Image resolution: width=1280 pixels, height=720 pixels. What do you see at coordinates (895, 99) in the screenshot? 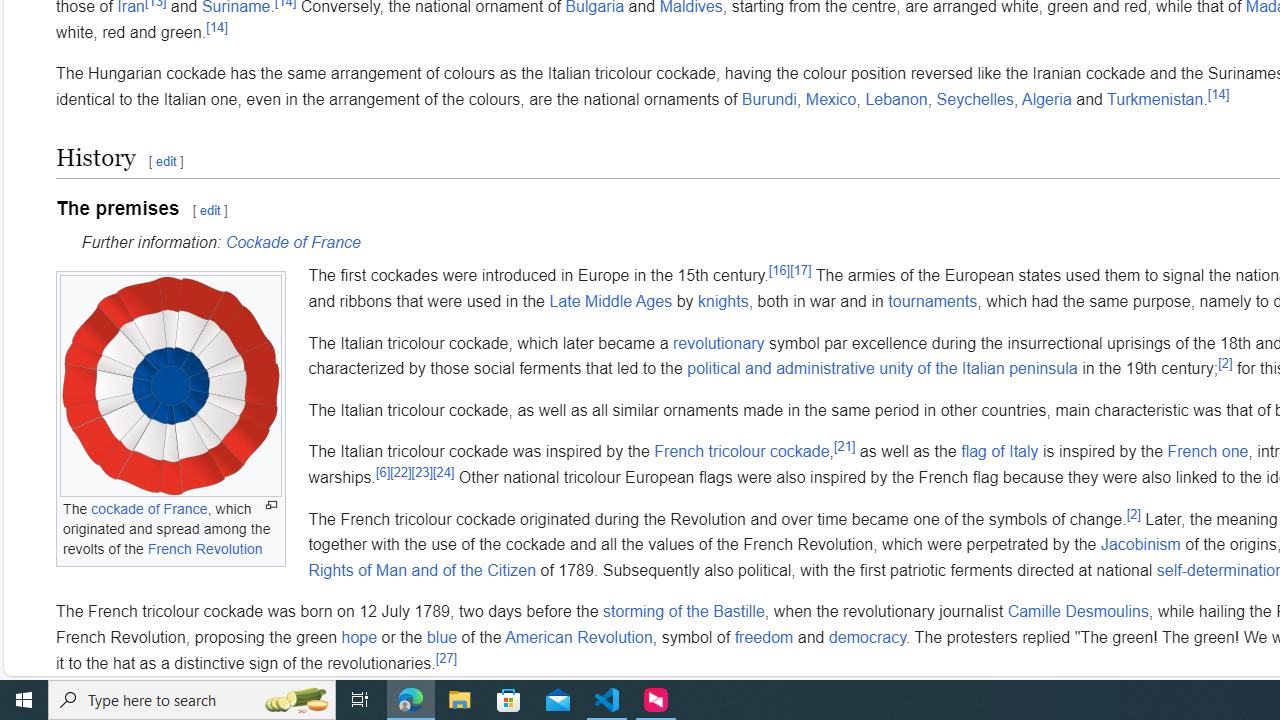
I see `'Lebanon'` at bounding box center [895, 99].